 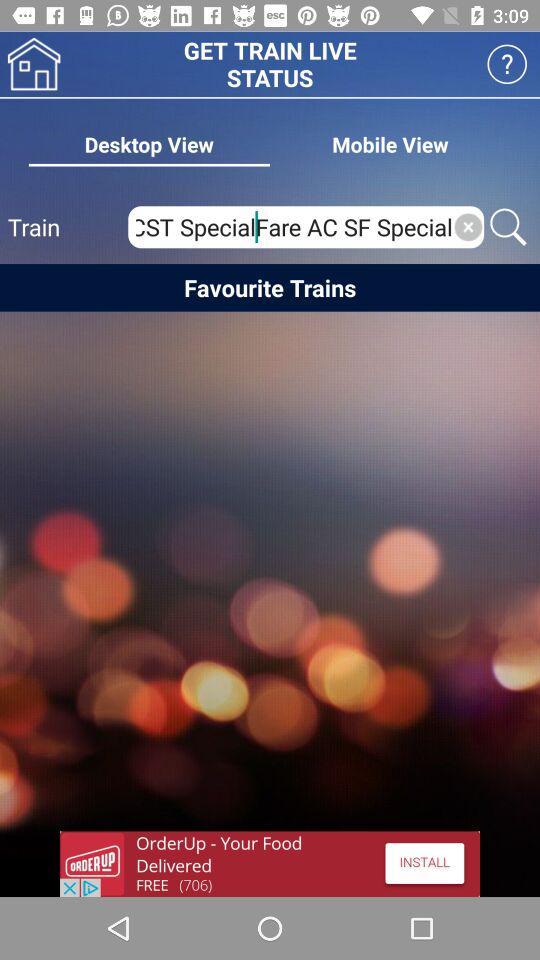 What do you see at coordinates (507, 64) in the screenshot?
I see `the help icon` at bounding box center [507, 64].